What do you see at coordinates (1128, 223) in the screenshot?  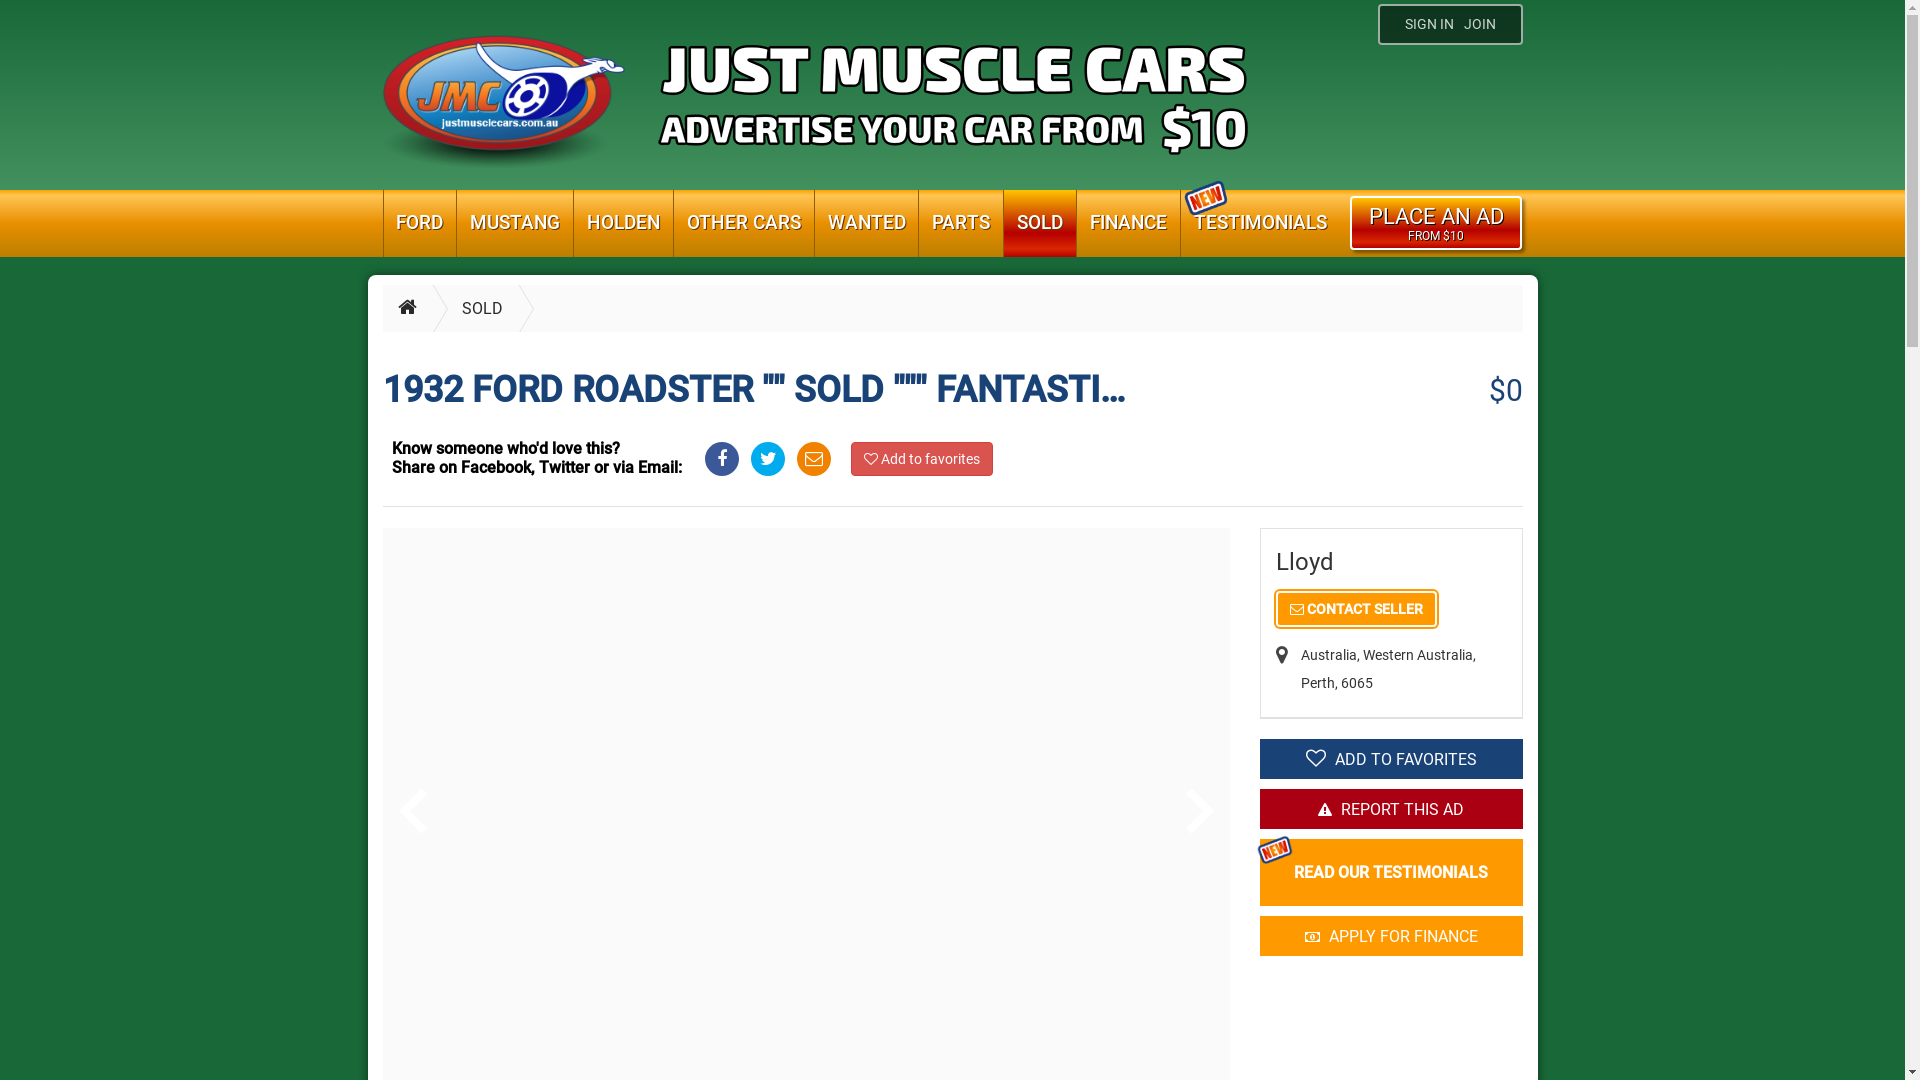 I see `'FINANCE'` at bounding box center [1128, 223].